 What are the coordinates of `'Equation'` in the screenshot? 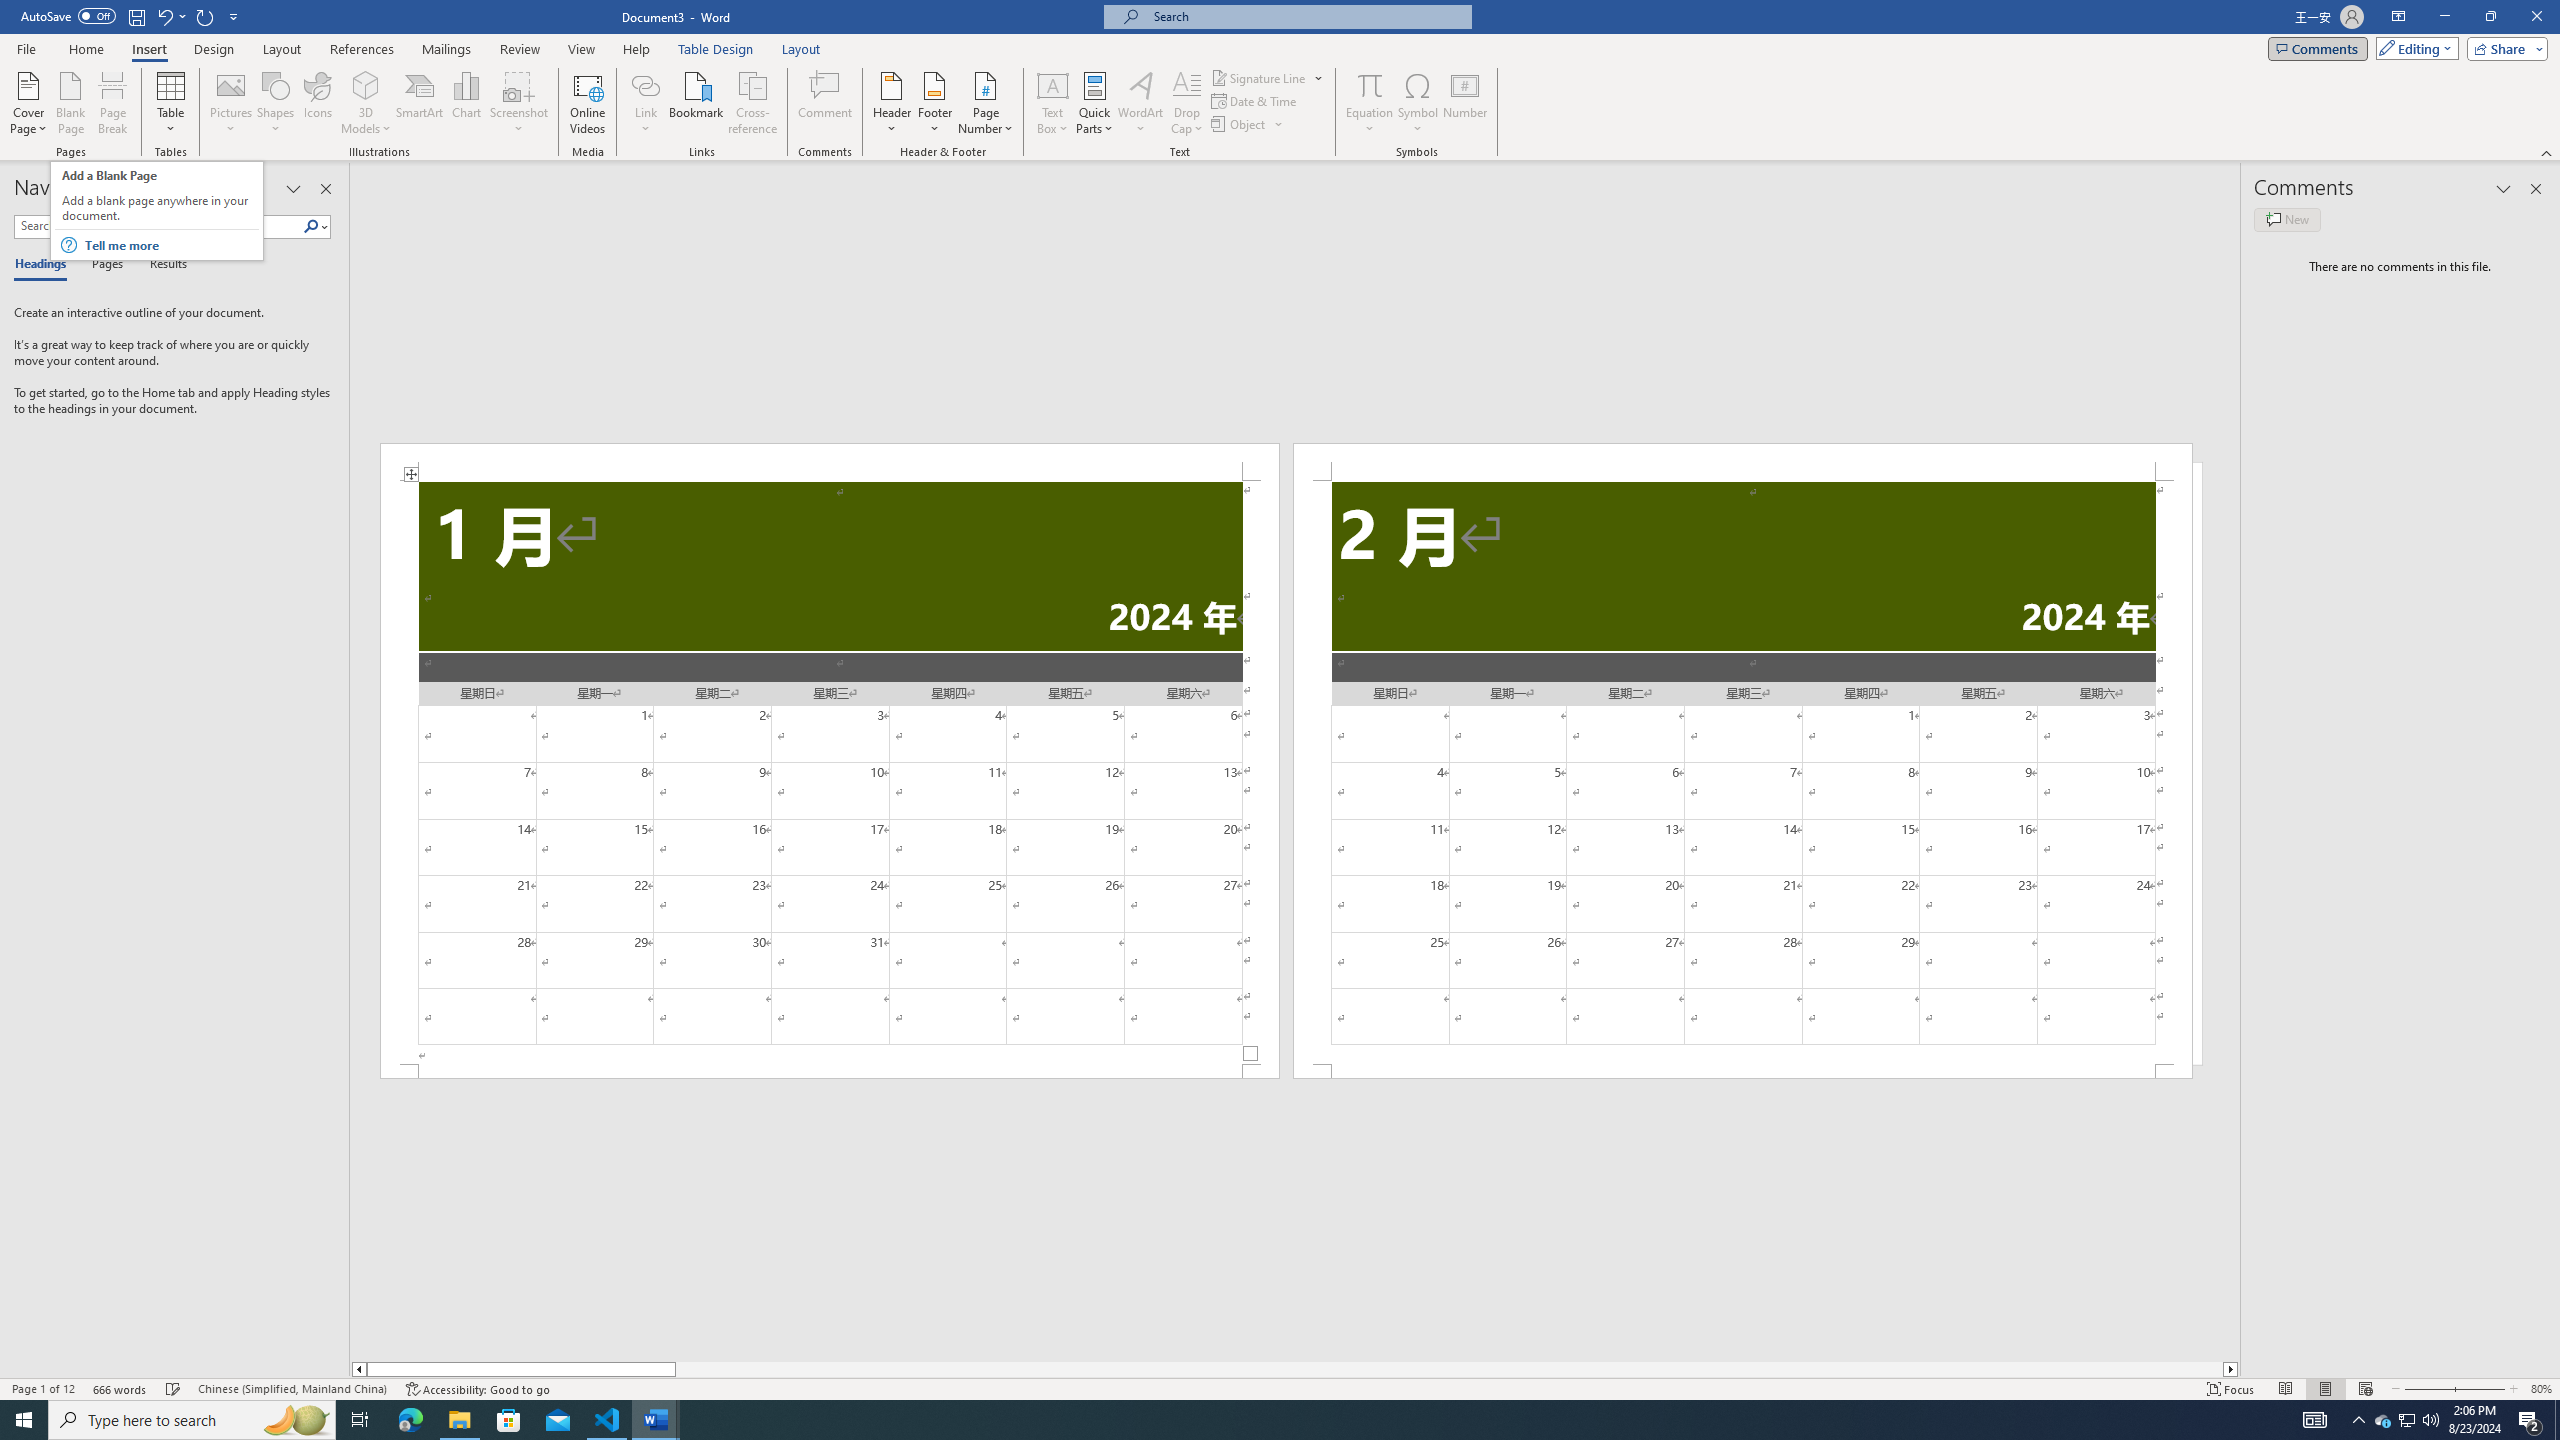 It's located at (1369, 103).